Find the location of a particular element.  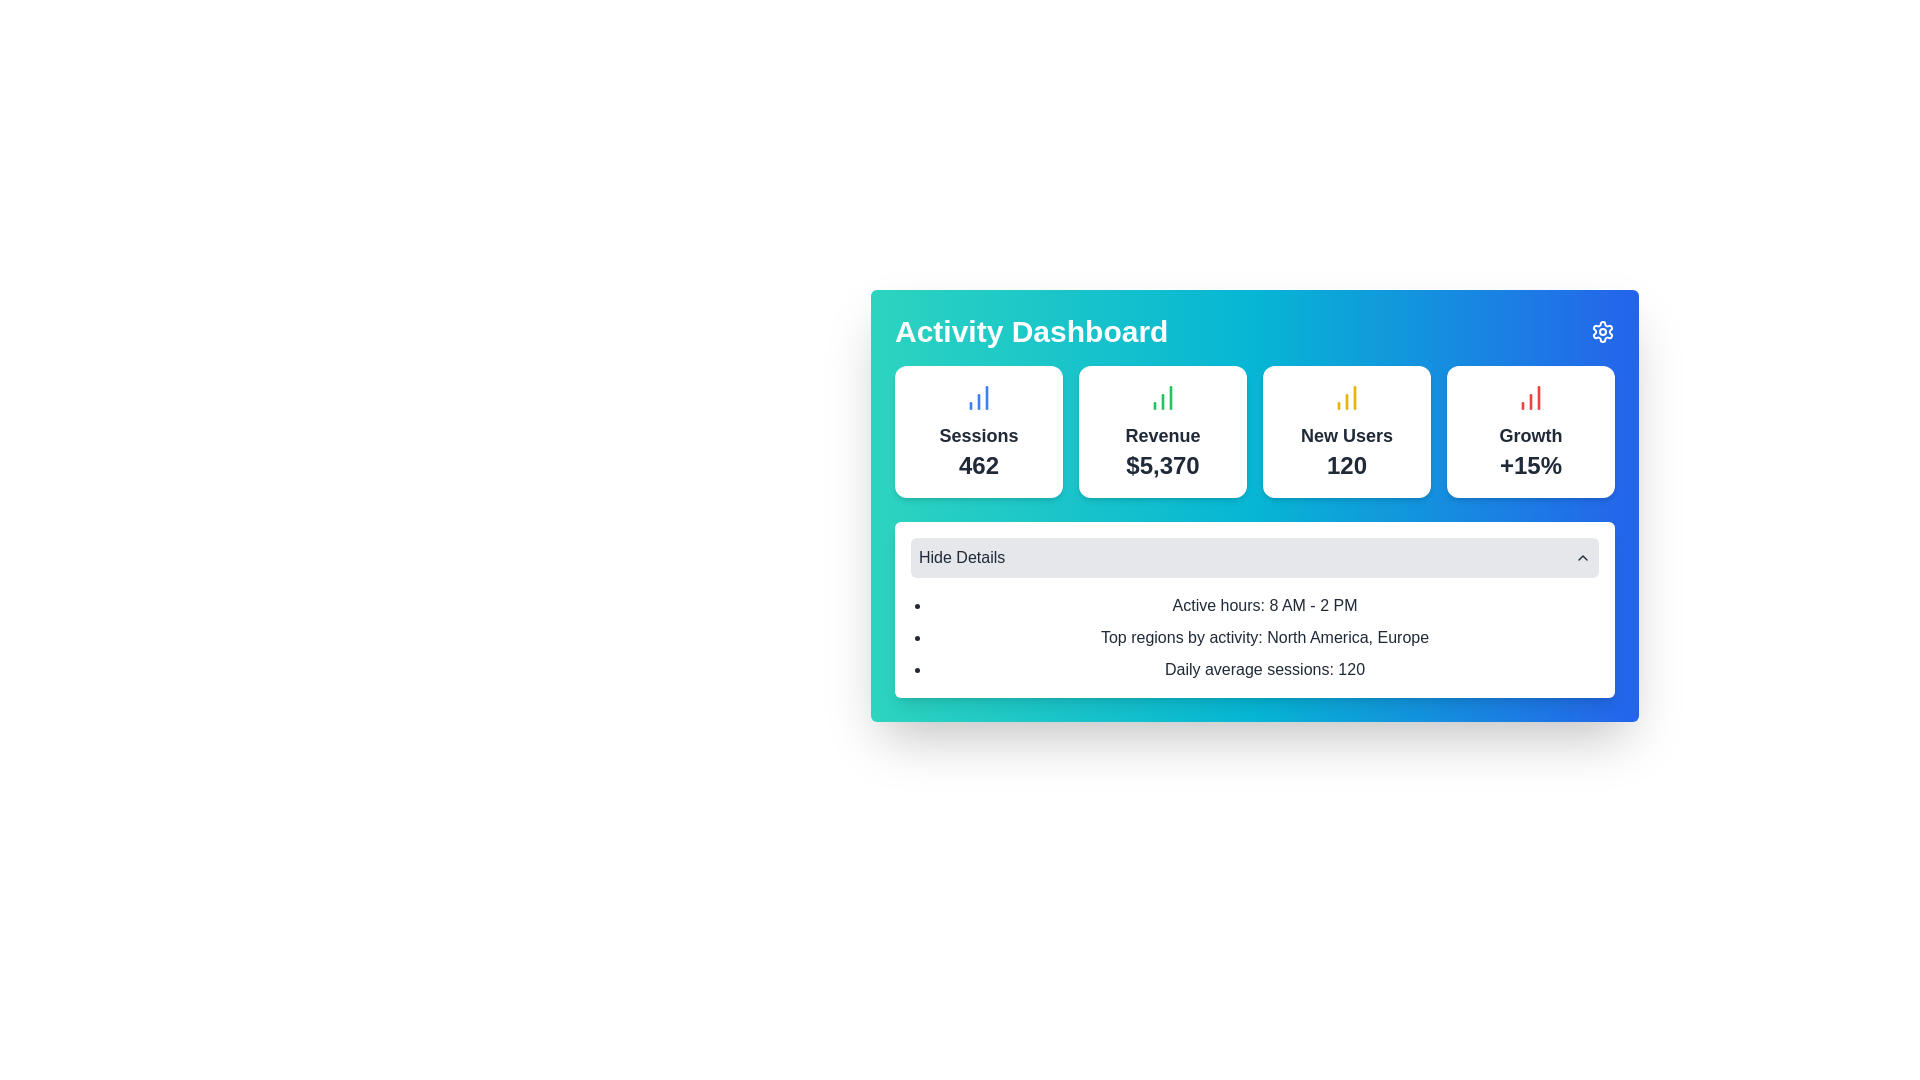

static text label displaying the daily average number of sessions, which is 120, located in the third item of the bulleted list under the 'Hide Details' section is located at coordinates (1264, 670).